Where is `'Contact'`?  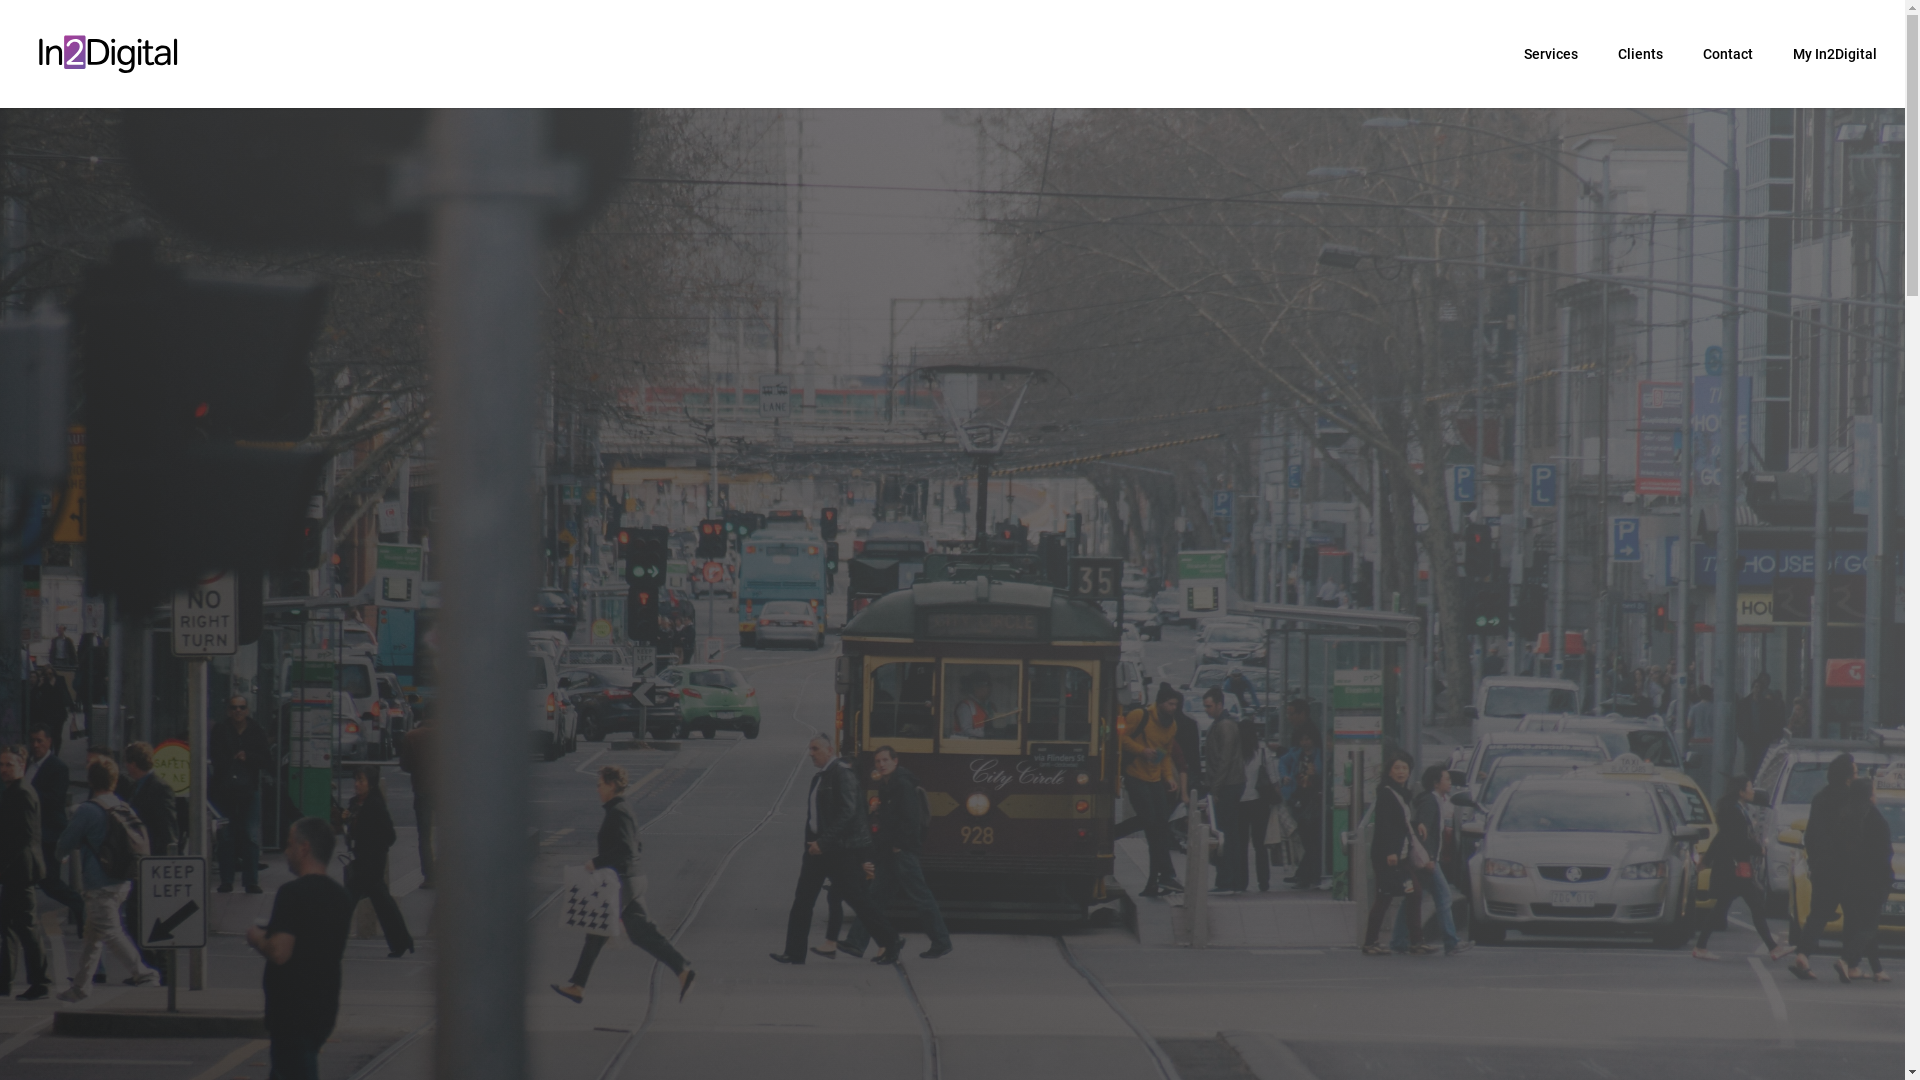 'Contact' is located at coordinates (1727, 53).